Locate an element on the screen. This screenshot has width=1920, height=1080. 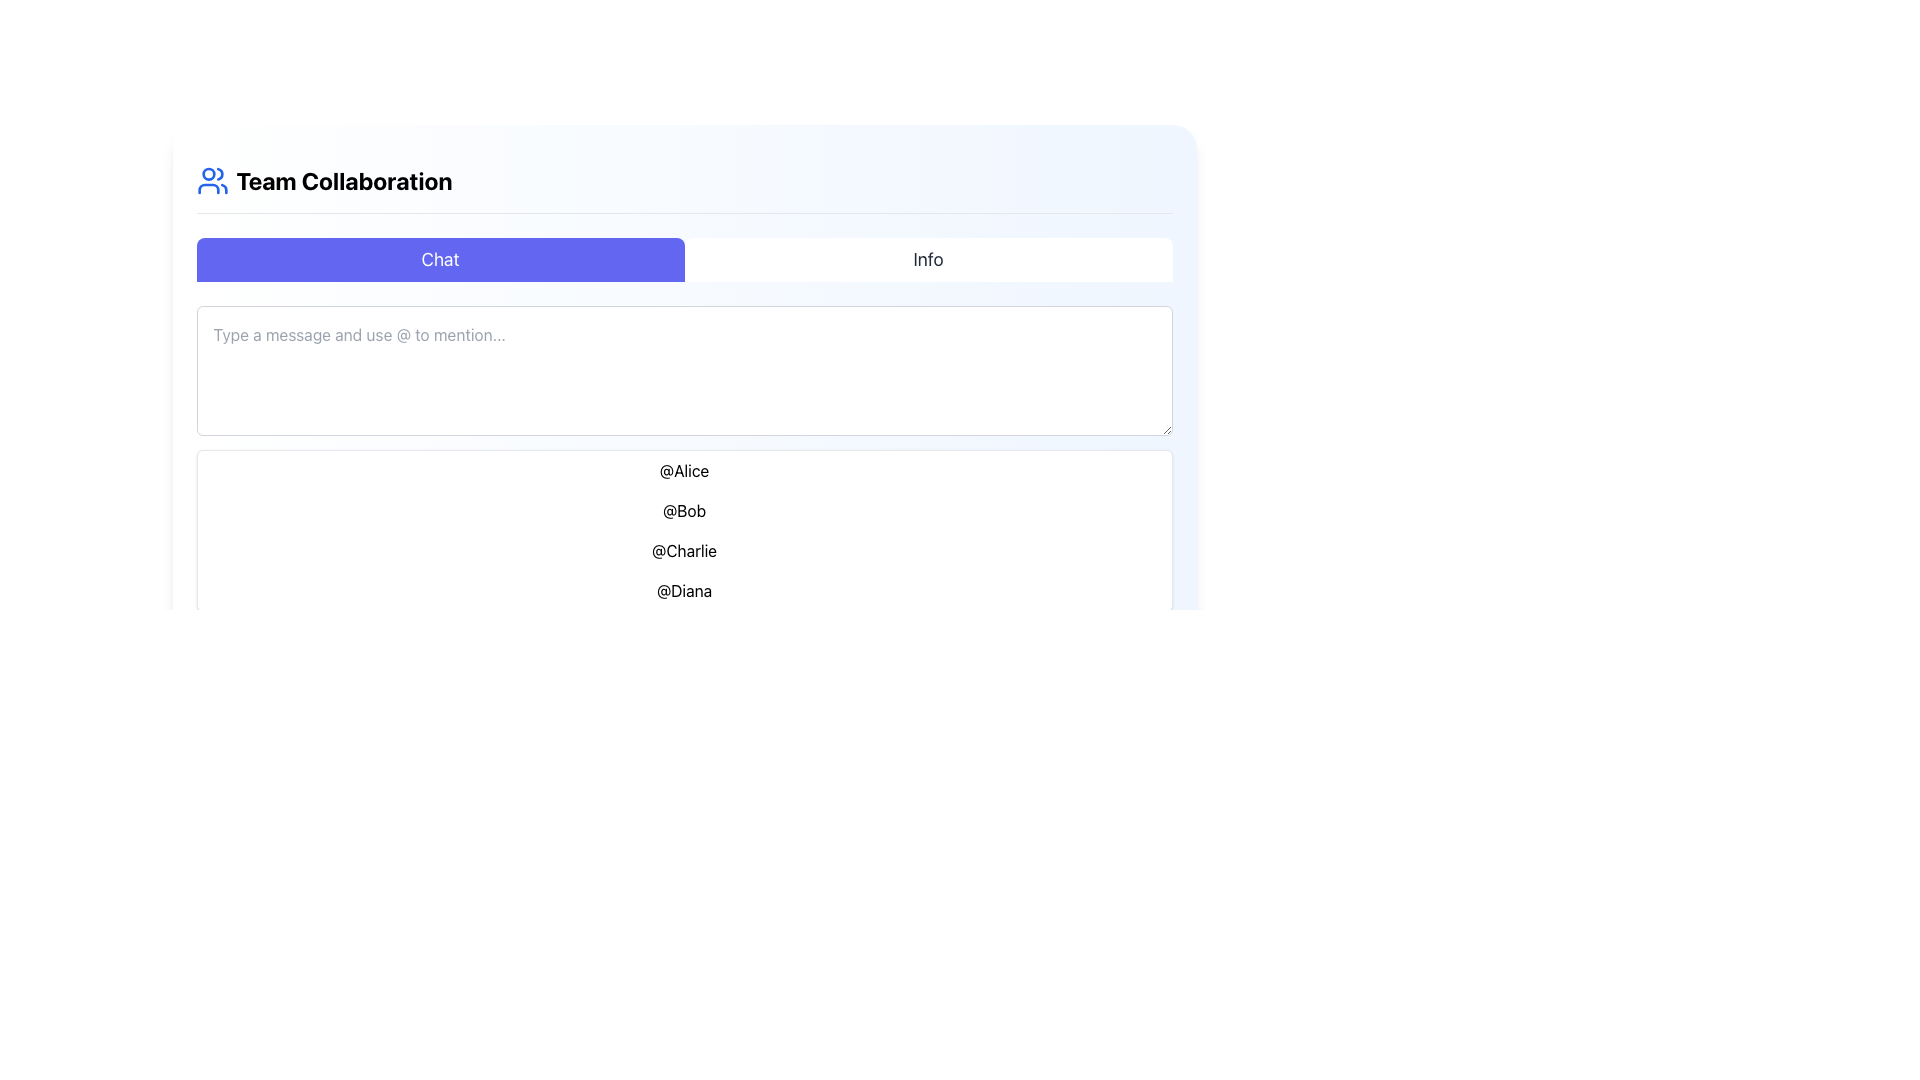
the tab switcher navigation bar is located at coordinates (684, 258).